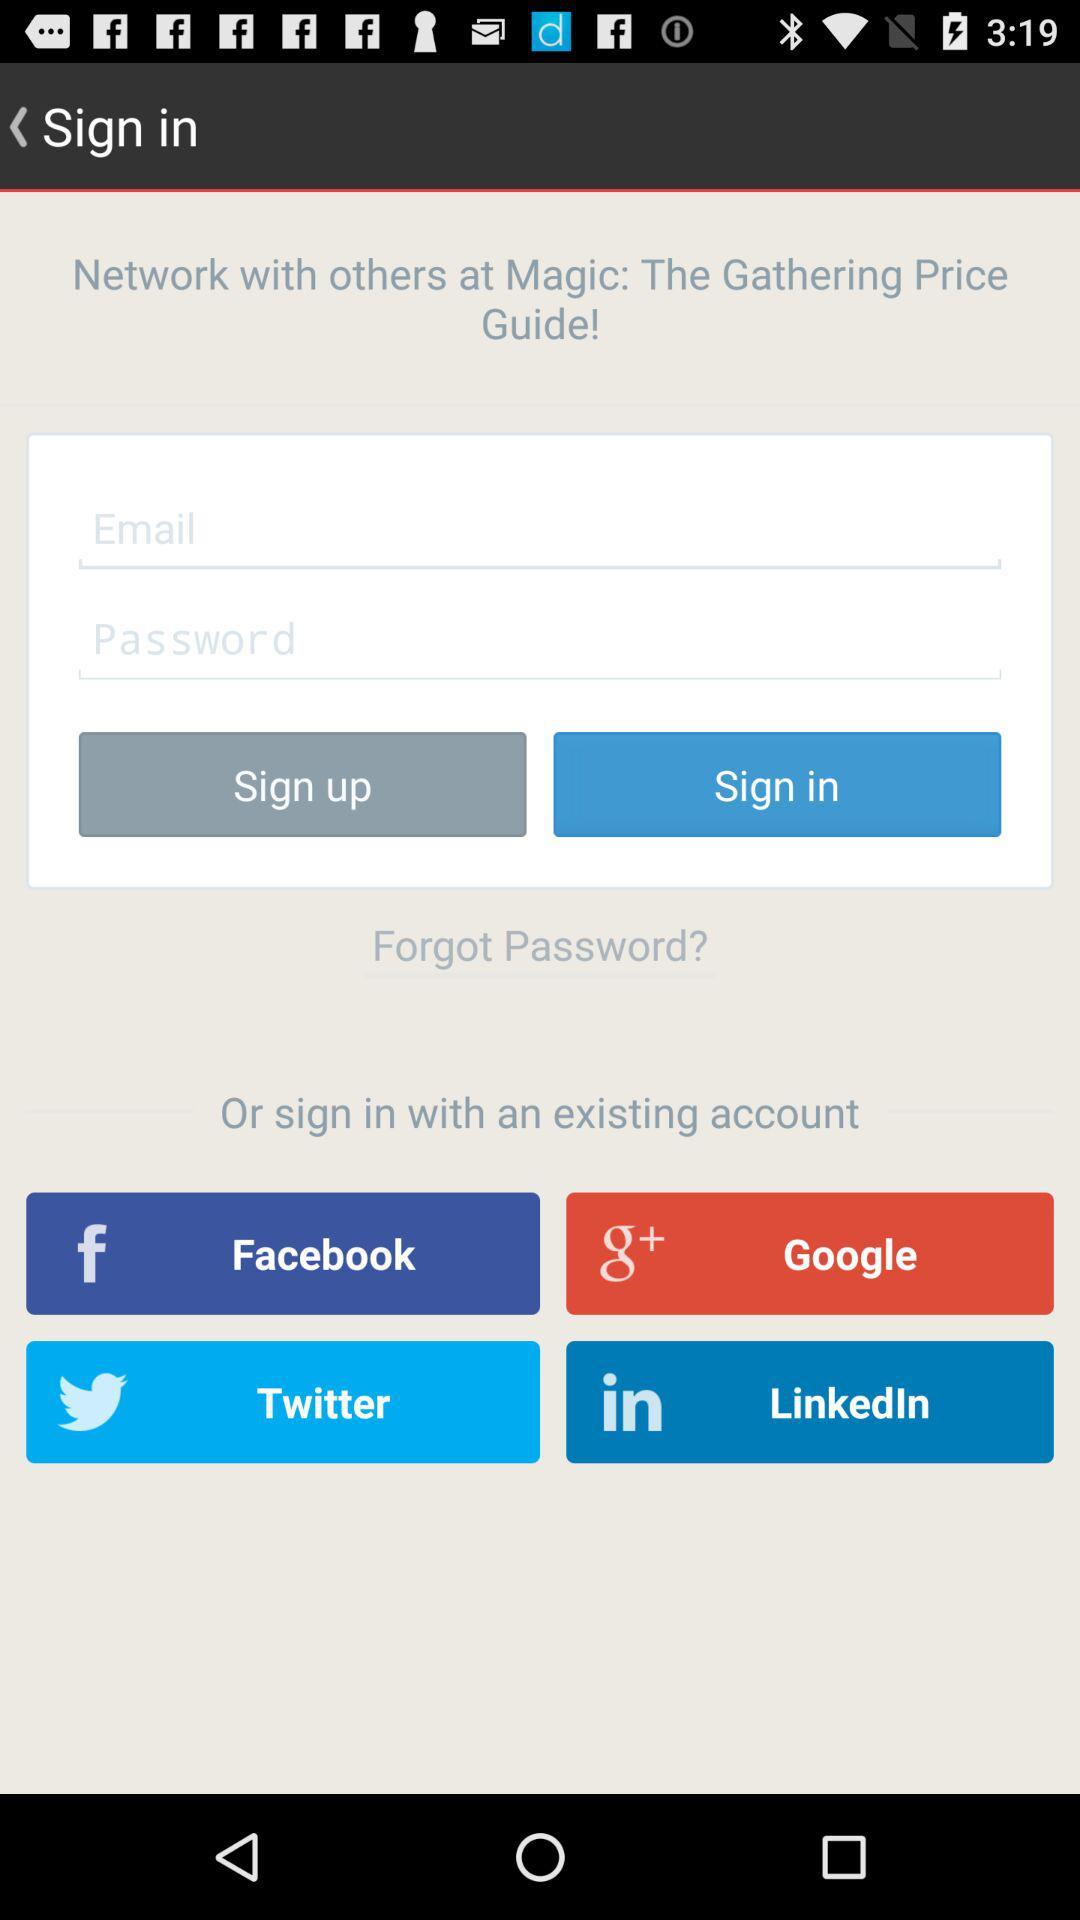  Describe the element at coordinates (810, 1401) in the screenshot. I see `app to the right of the twitter icon` at that location.